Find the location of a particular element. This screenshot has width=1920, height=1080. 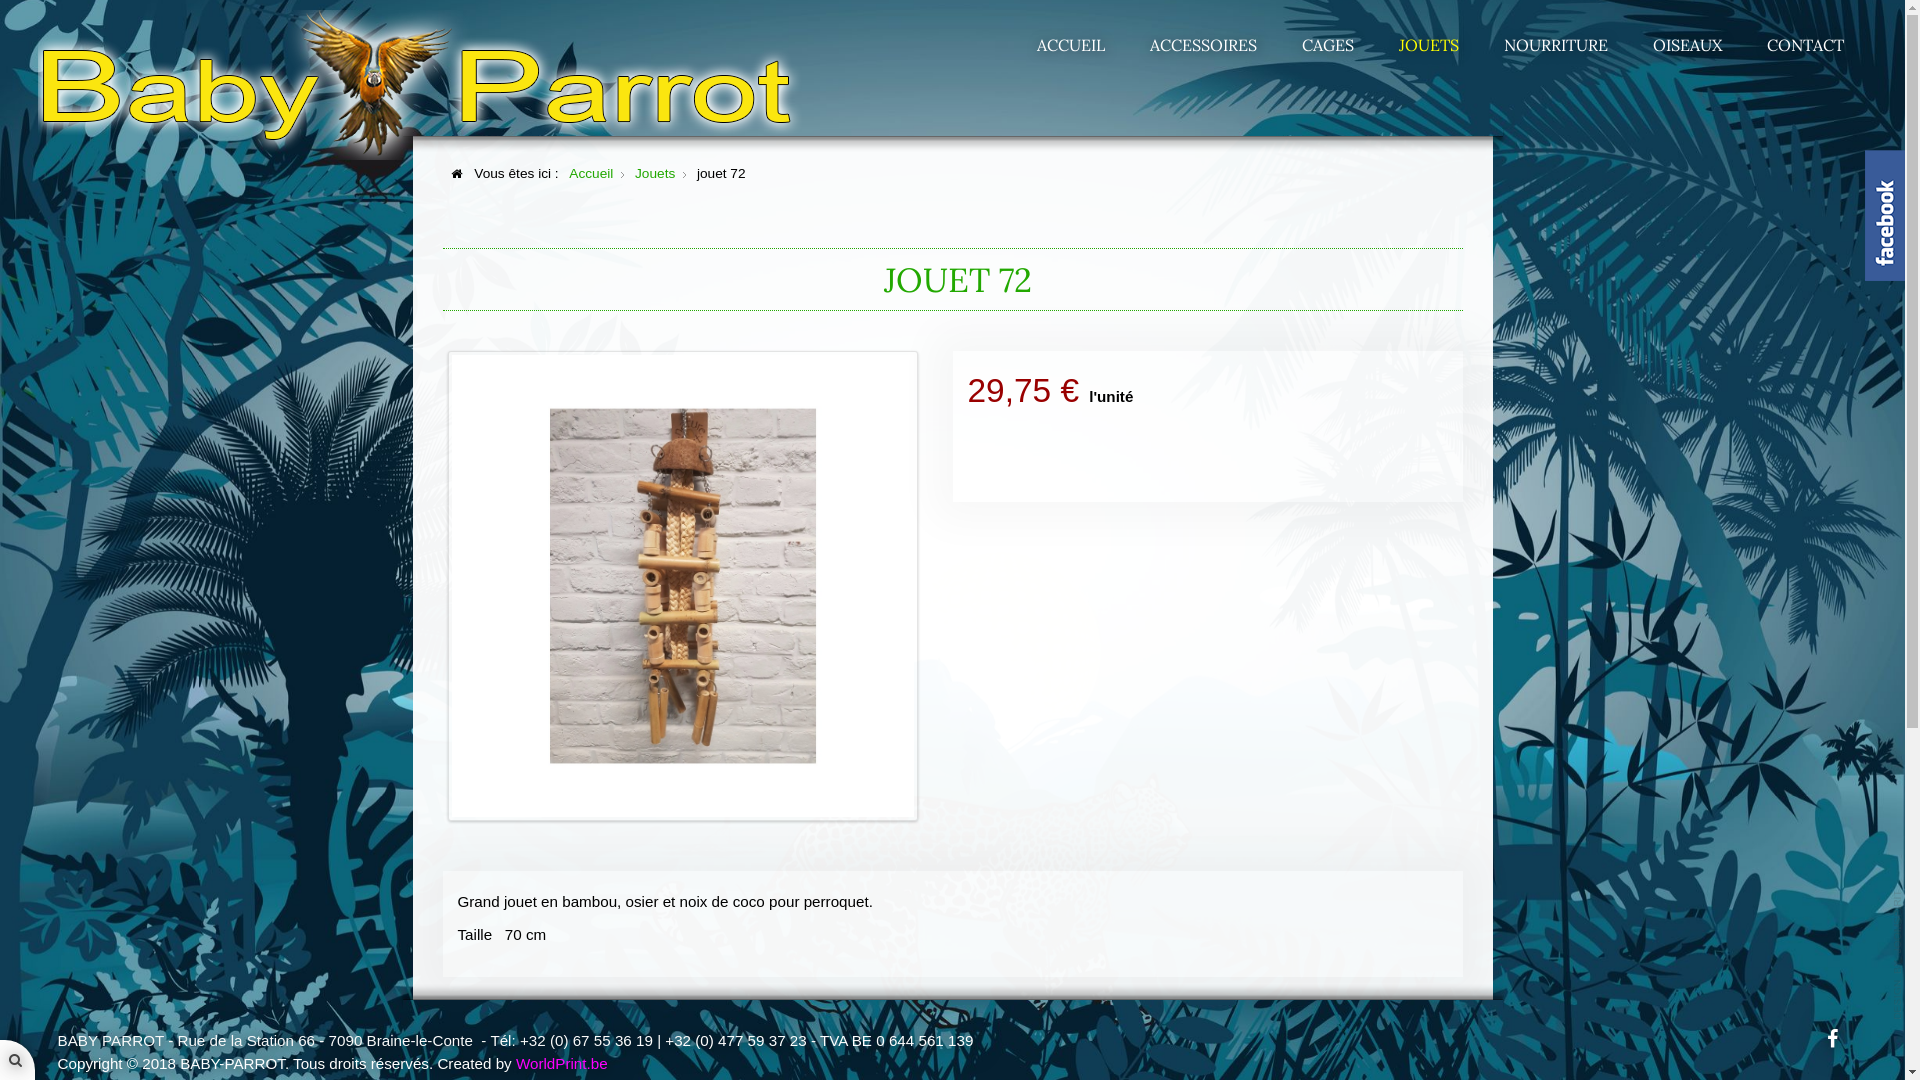

'ACCUEIL' is located at coordinates (1069, 45).